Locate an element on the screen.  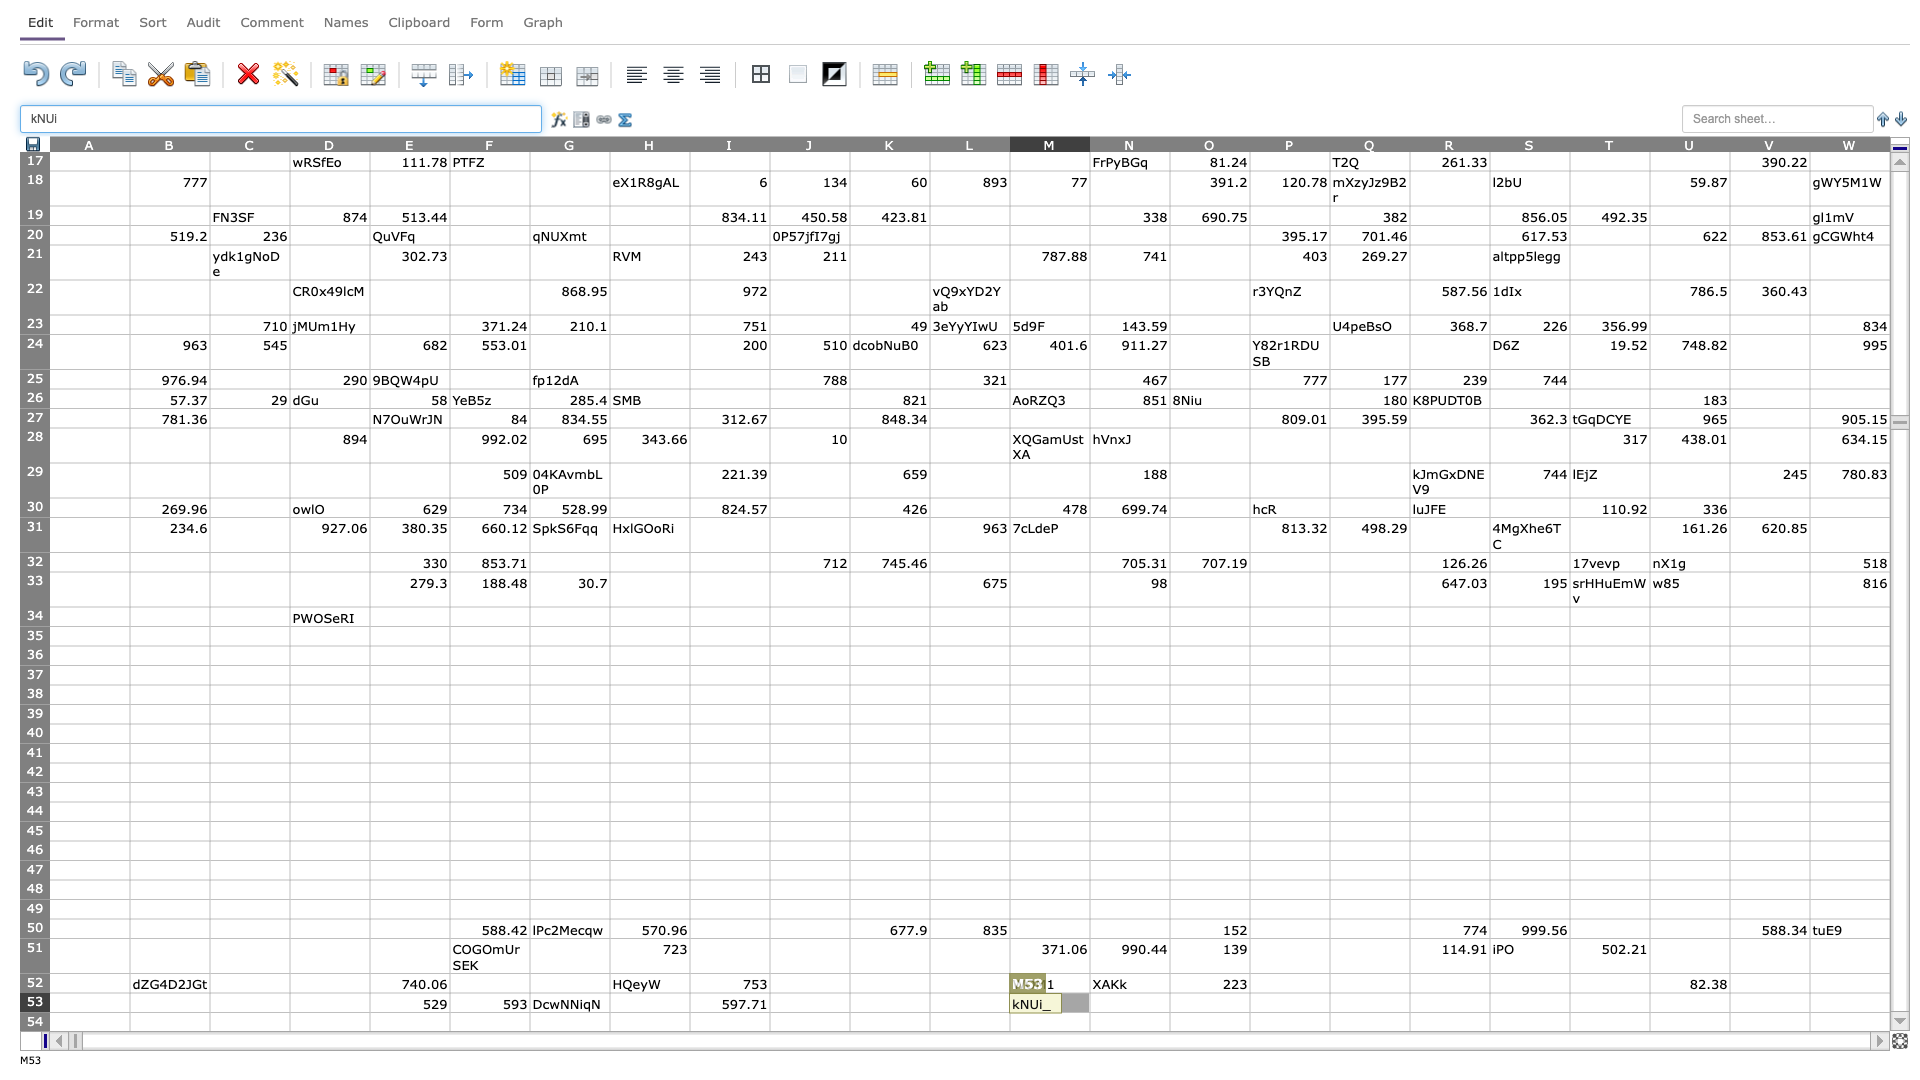
Top left of cell P53 is located at coordinates (1248, 992).